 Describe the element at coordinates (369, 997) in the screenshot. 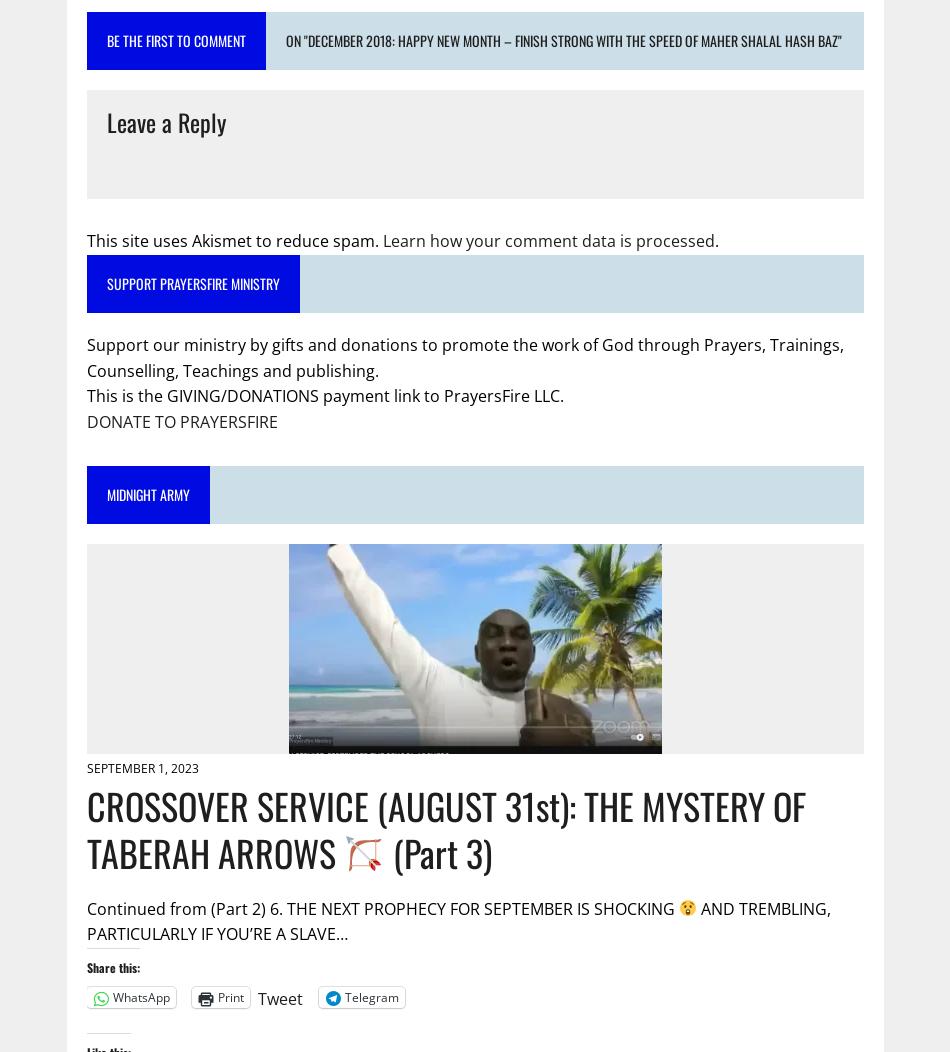

I see `'Telegram'` at that location.